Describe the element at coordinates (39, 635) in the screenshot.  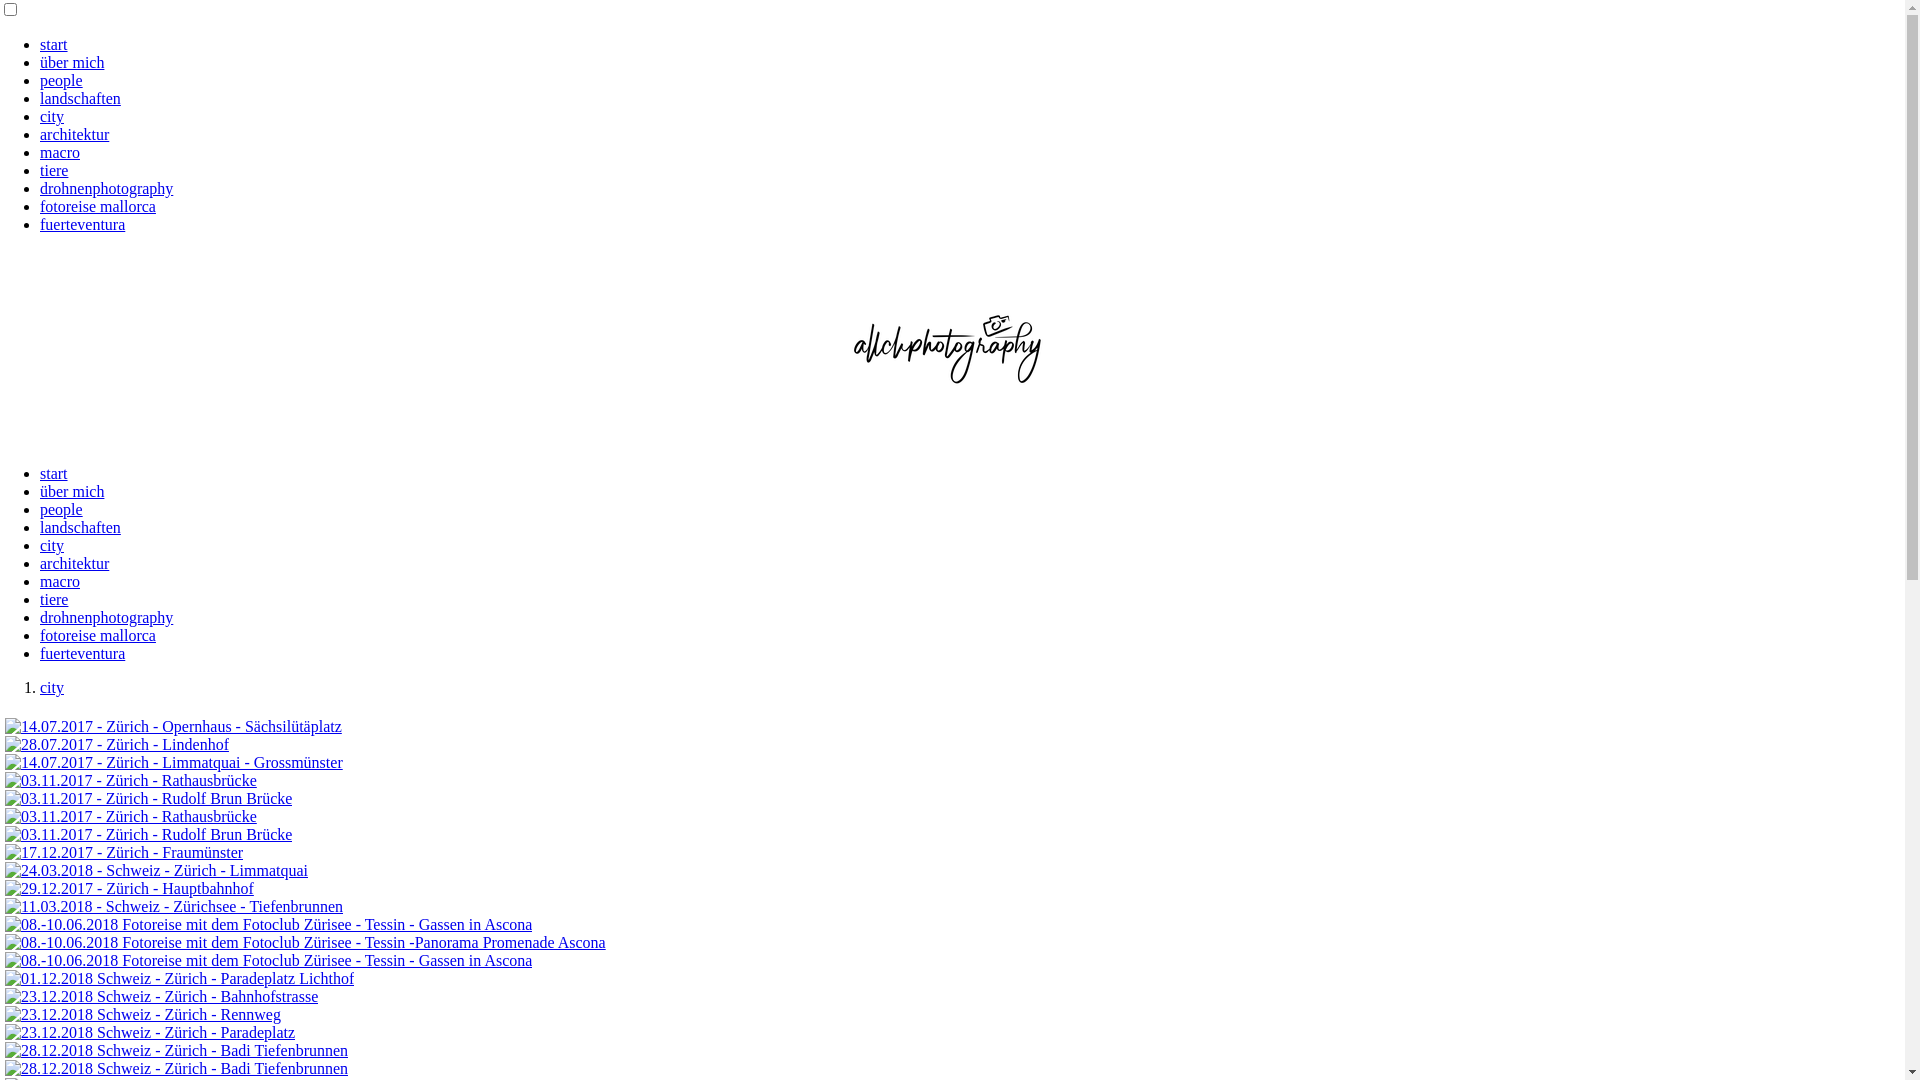
I see `'fotoreise mallorca'` at that location.